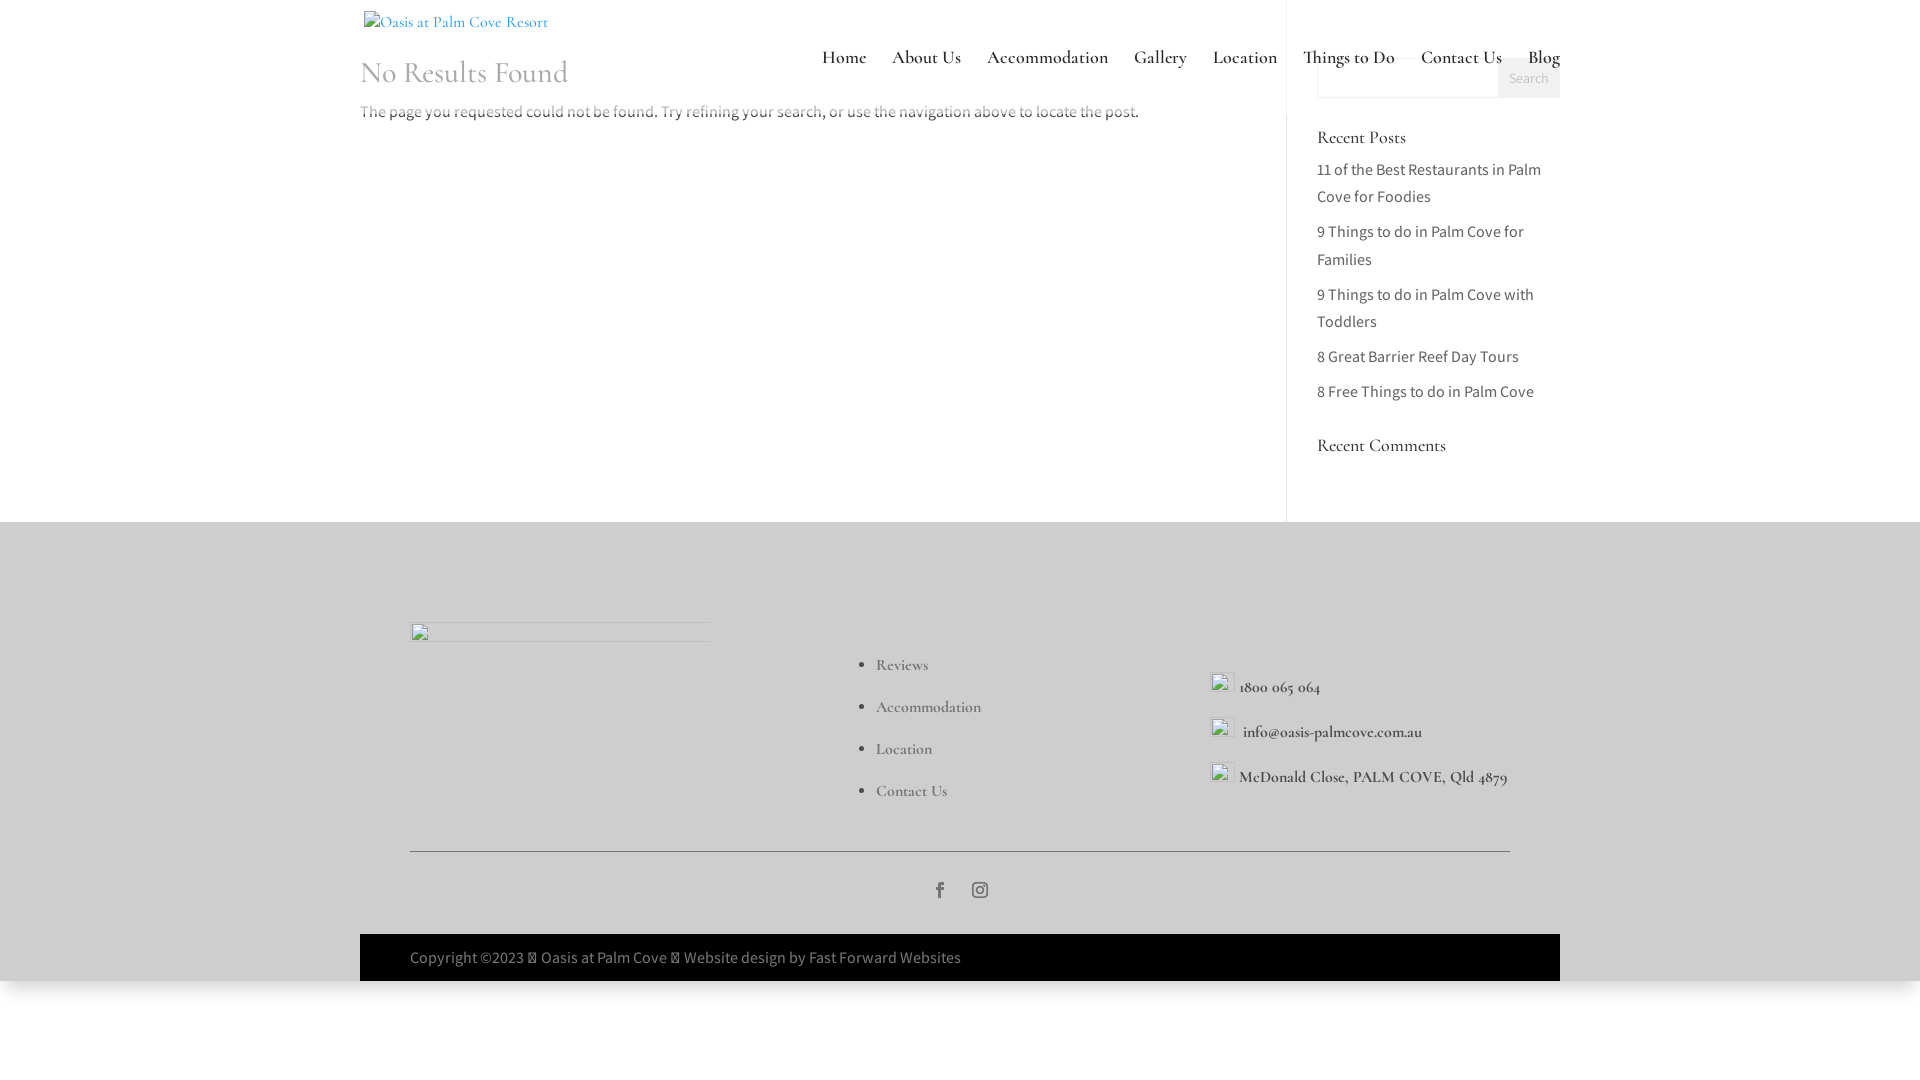 The height and width of the screenshot is (1080, 1920). I want to click on 'Location', so click(902, 748).